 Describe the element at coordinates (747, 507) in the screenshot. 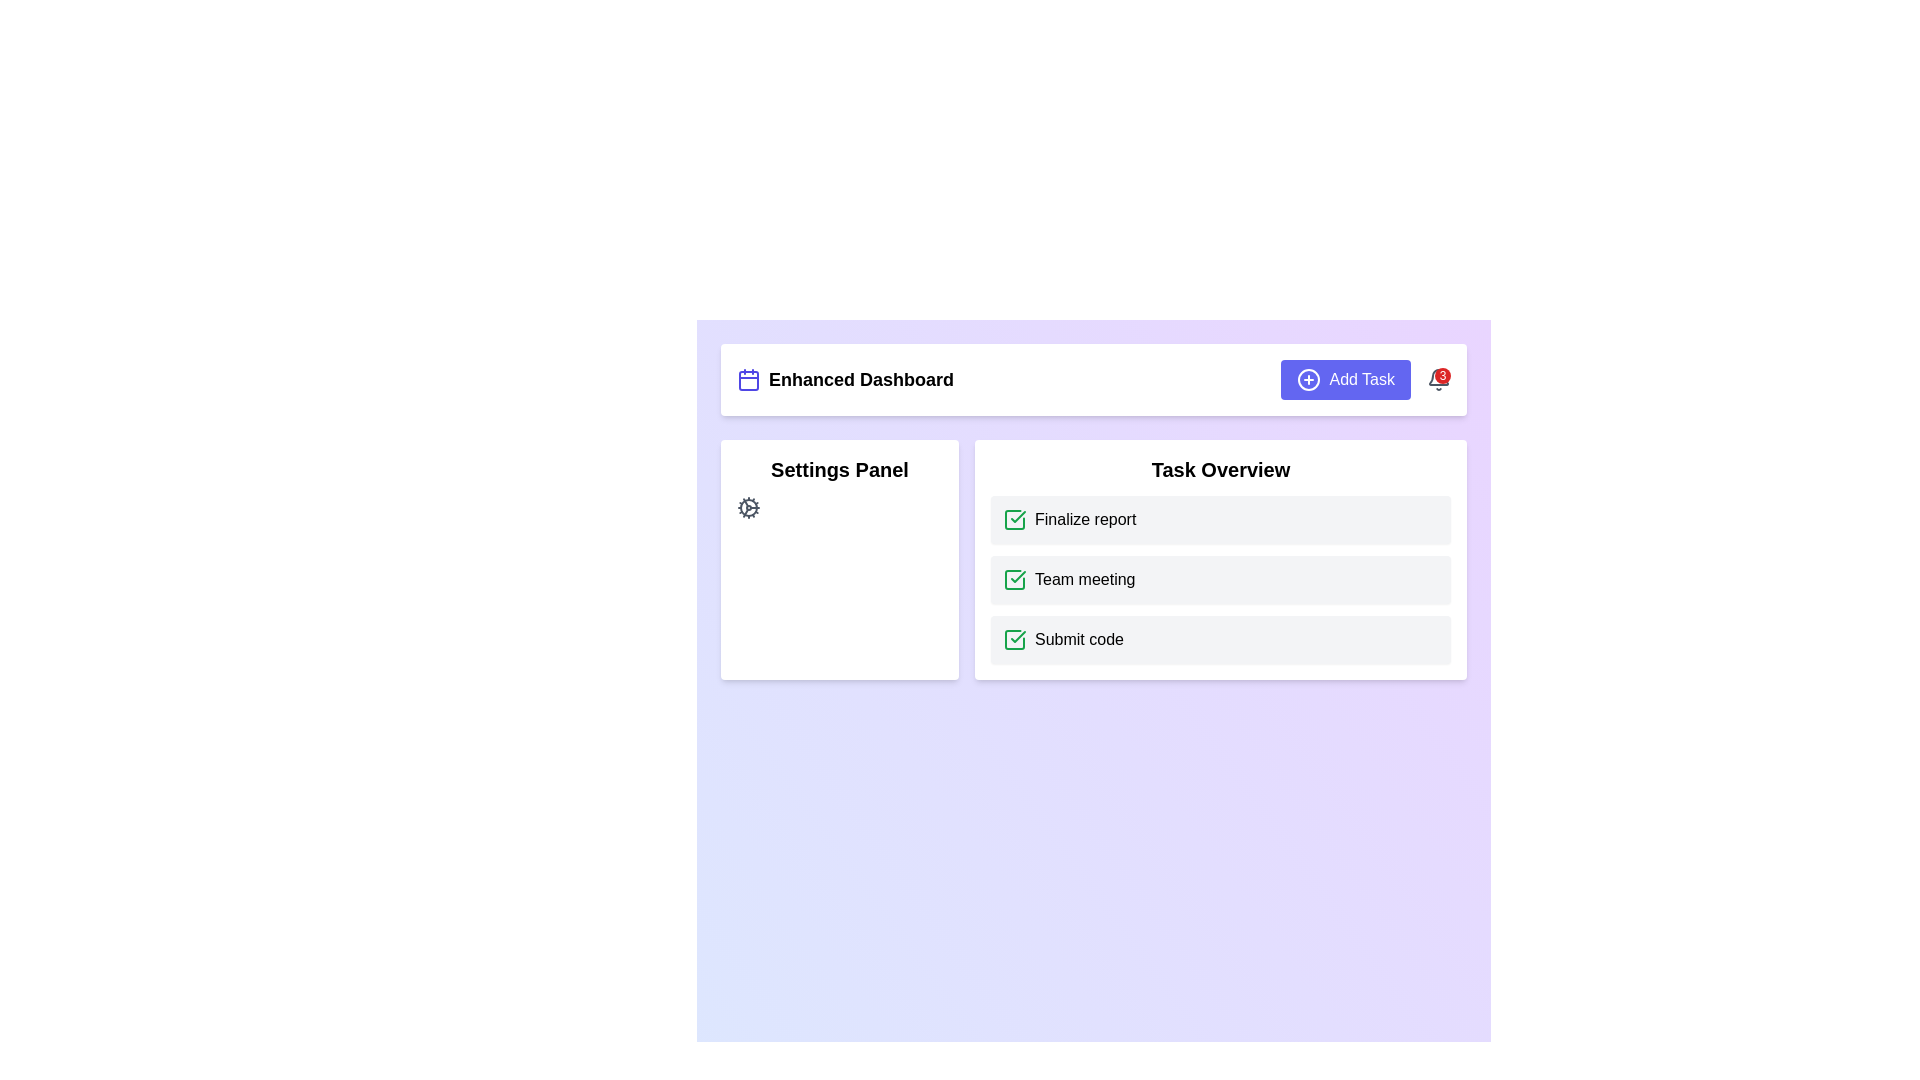

I see `the gray cog or gear icon located within the 'Settings Panel' card, positioned slightly below the panel's title text and aligned centrally horizontally` at that location.